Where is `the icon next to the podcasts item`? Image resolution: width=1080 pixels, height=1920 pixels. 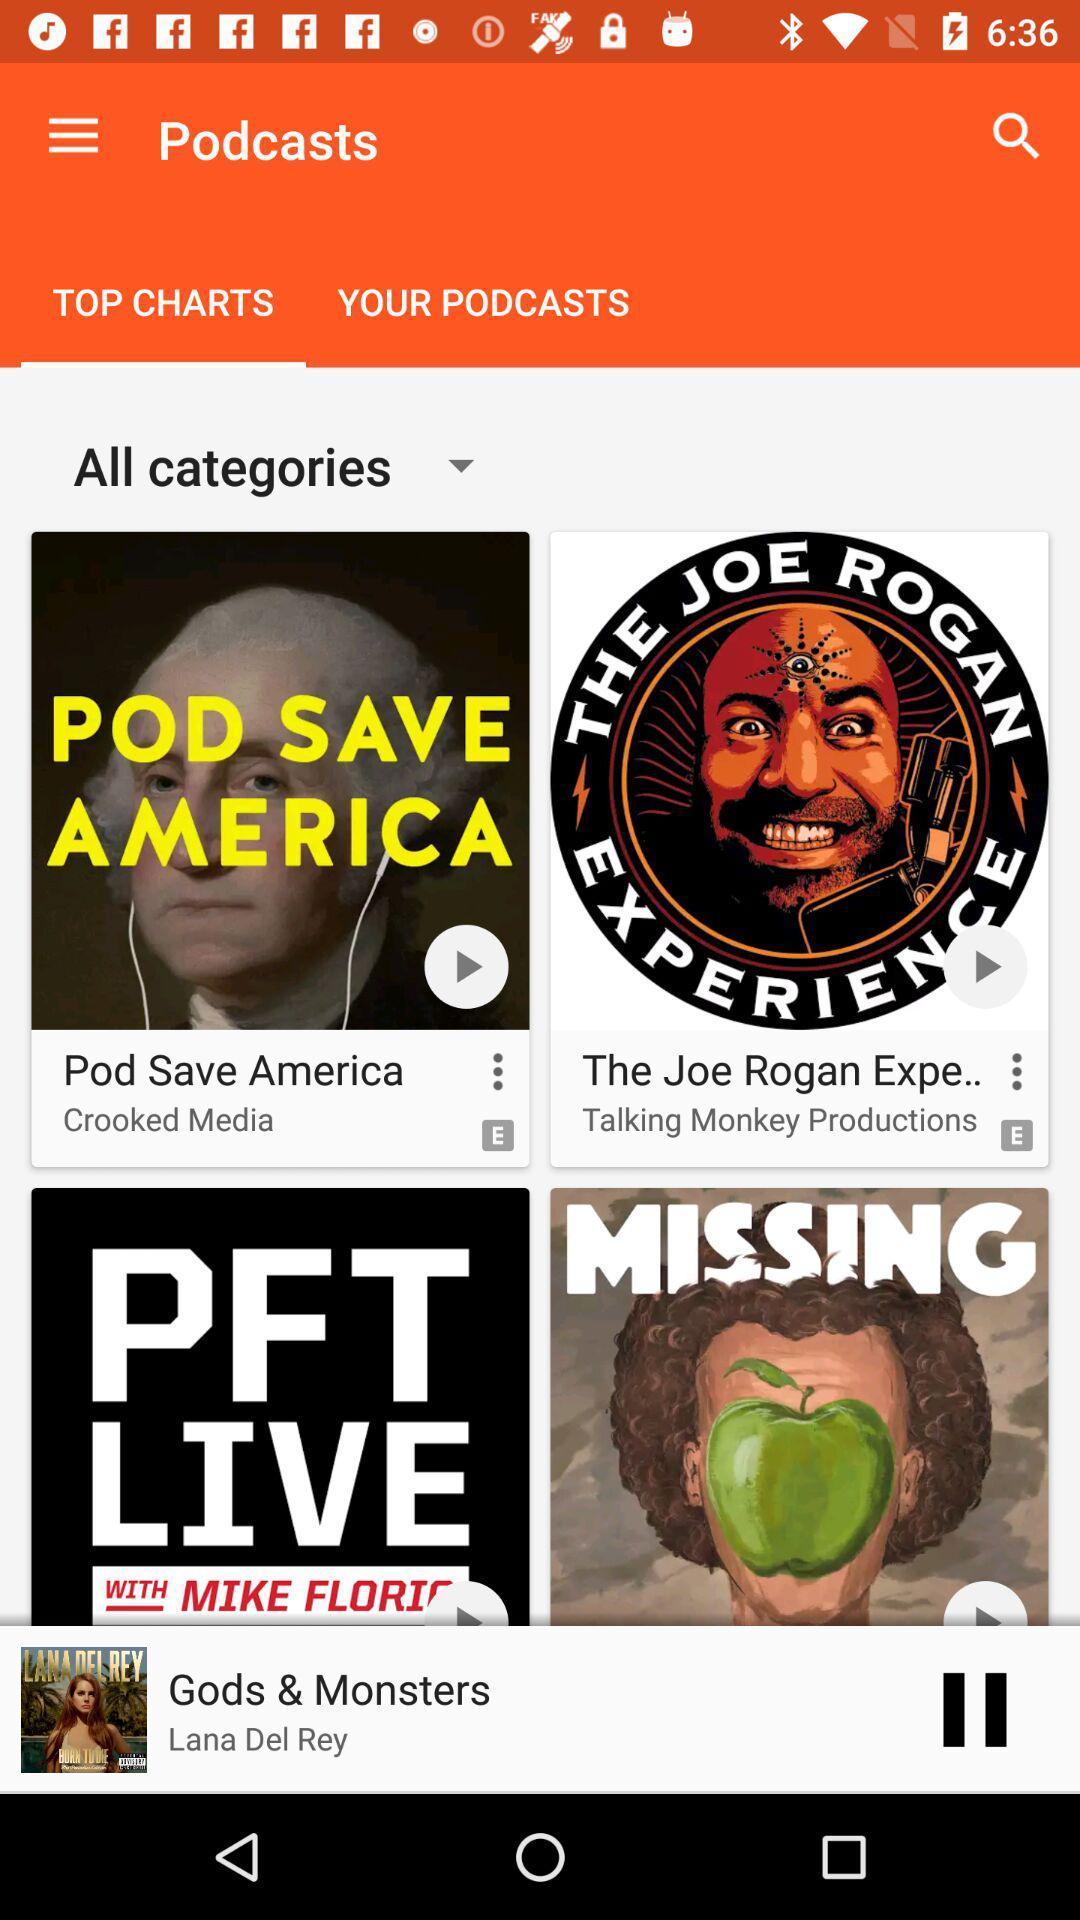 the icon next to the podcasts item is located at coordinates (1017, 135).